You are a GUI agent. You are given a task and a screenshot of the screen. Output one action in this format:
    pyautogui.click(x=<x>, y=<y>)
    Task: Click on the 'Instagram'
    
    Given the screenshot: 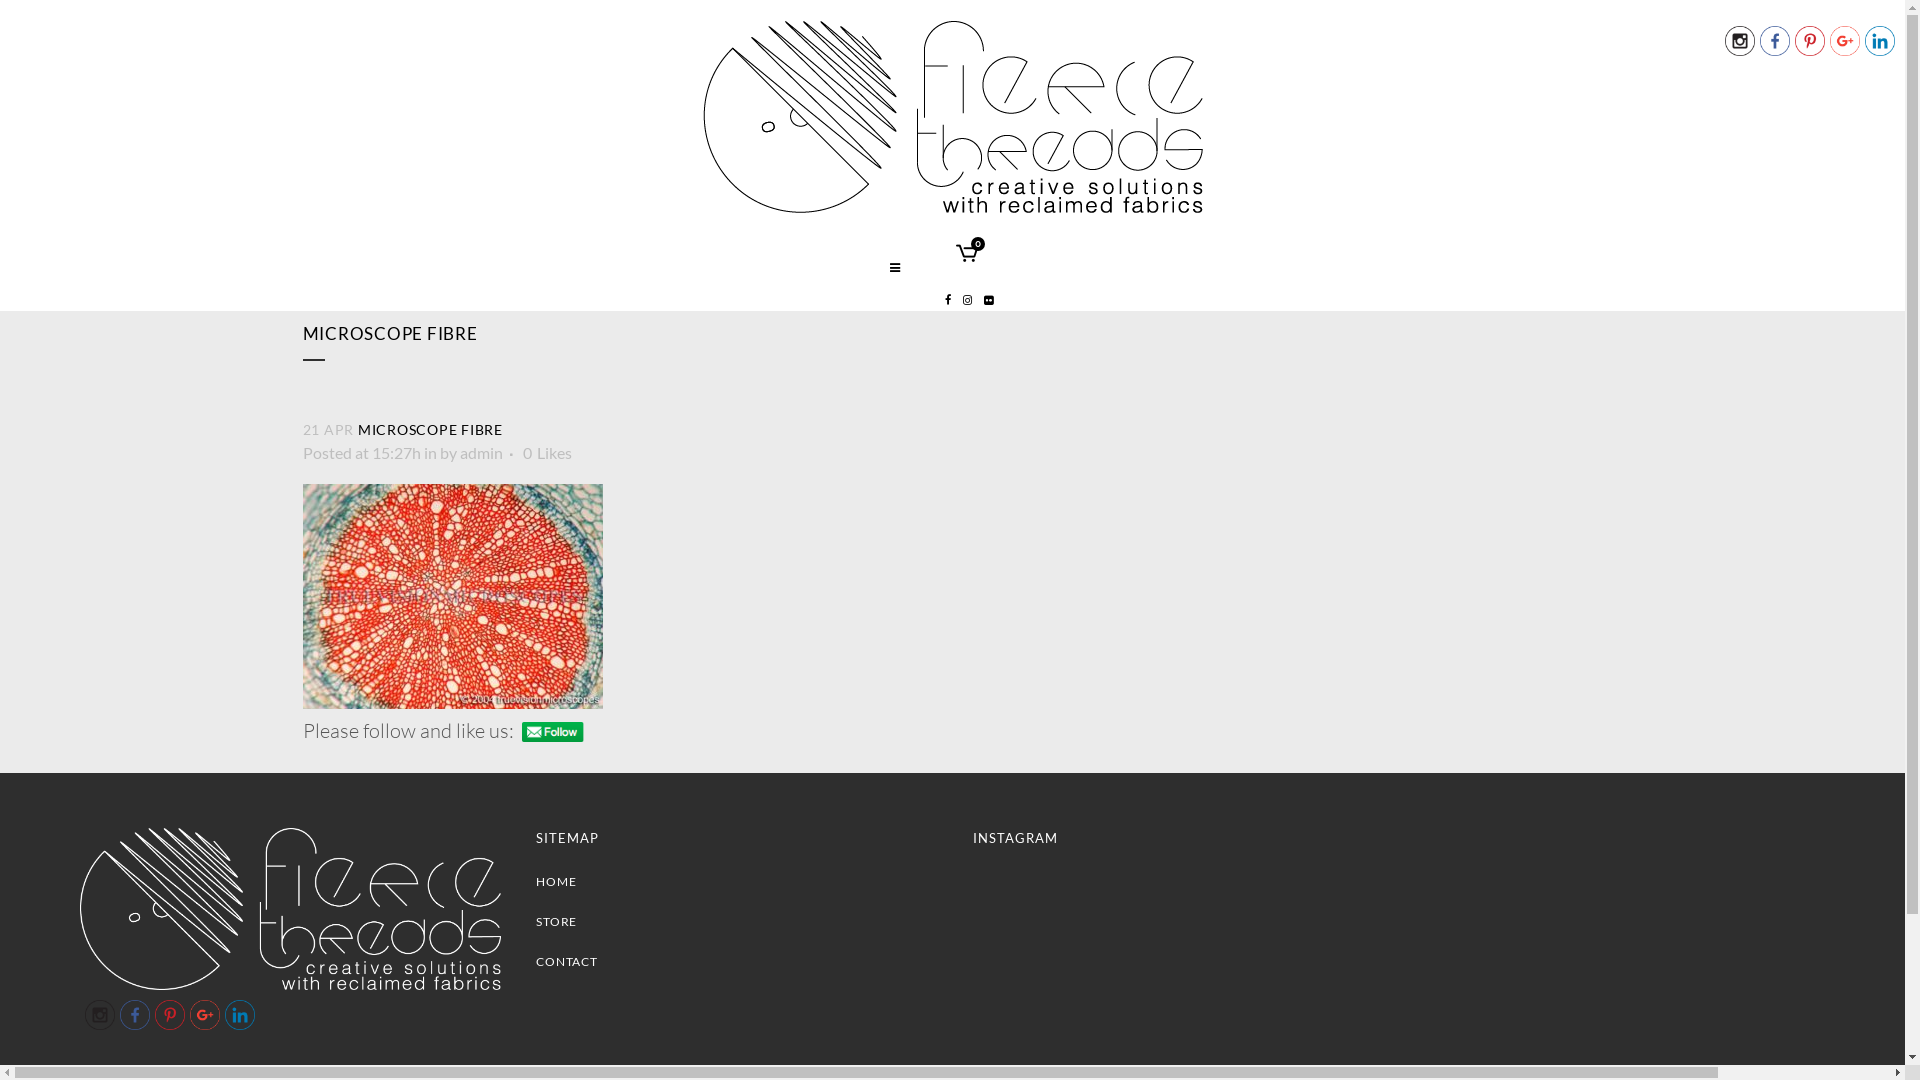 What is the action you would take?
    pyautogui.click(x=1738, y=41)
    